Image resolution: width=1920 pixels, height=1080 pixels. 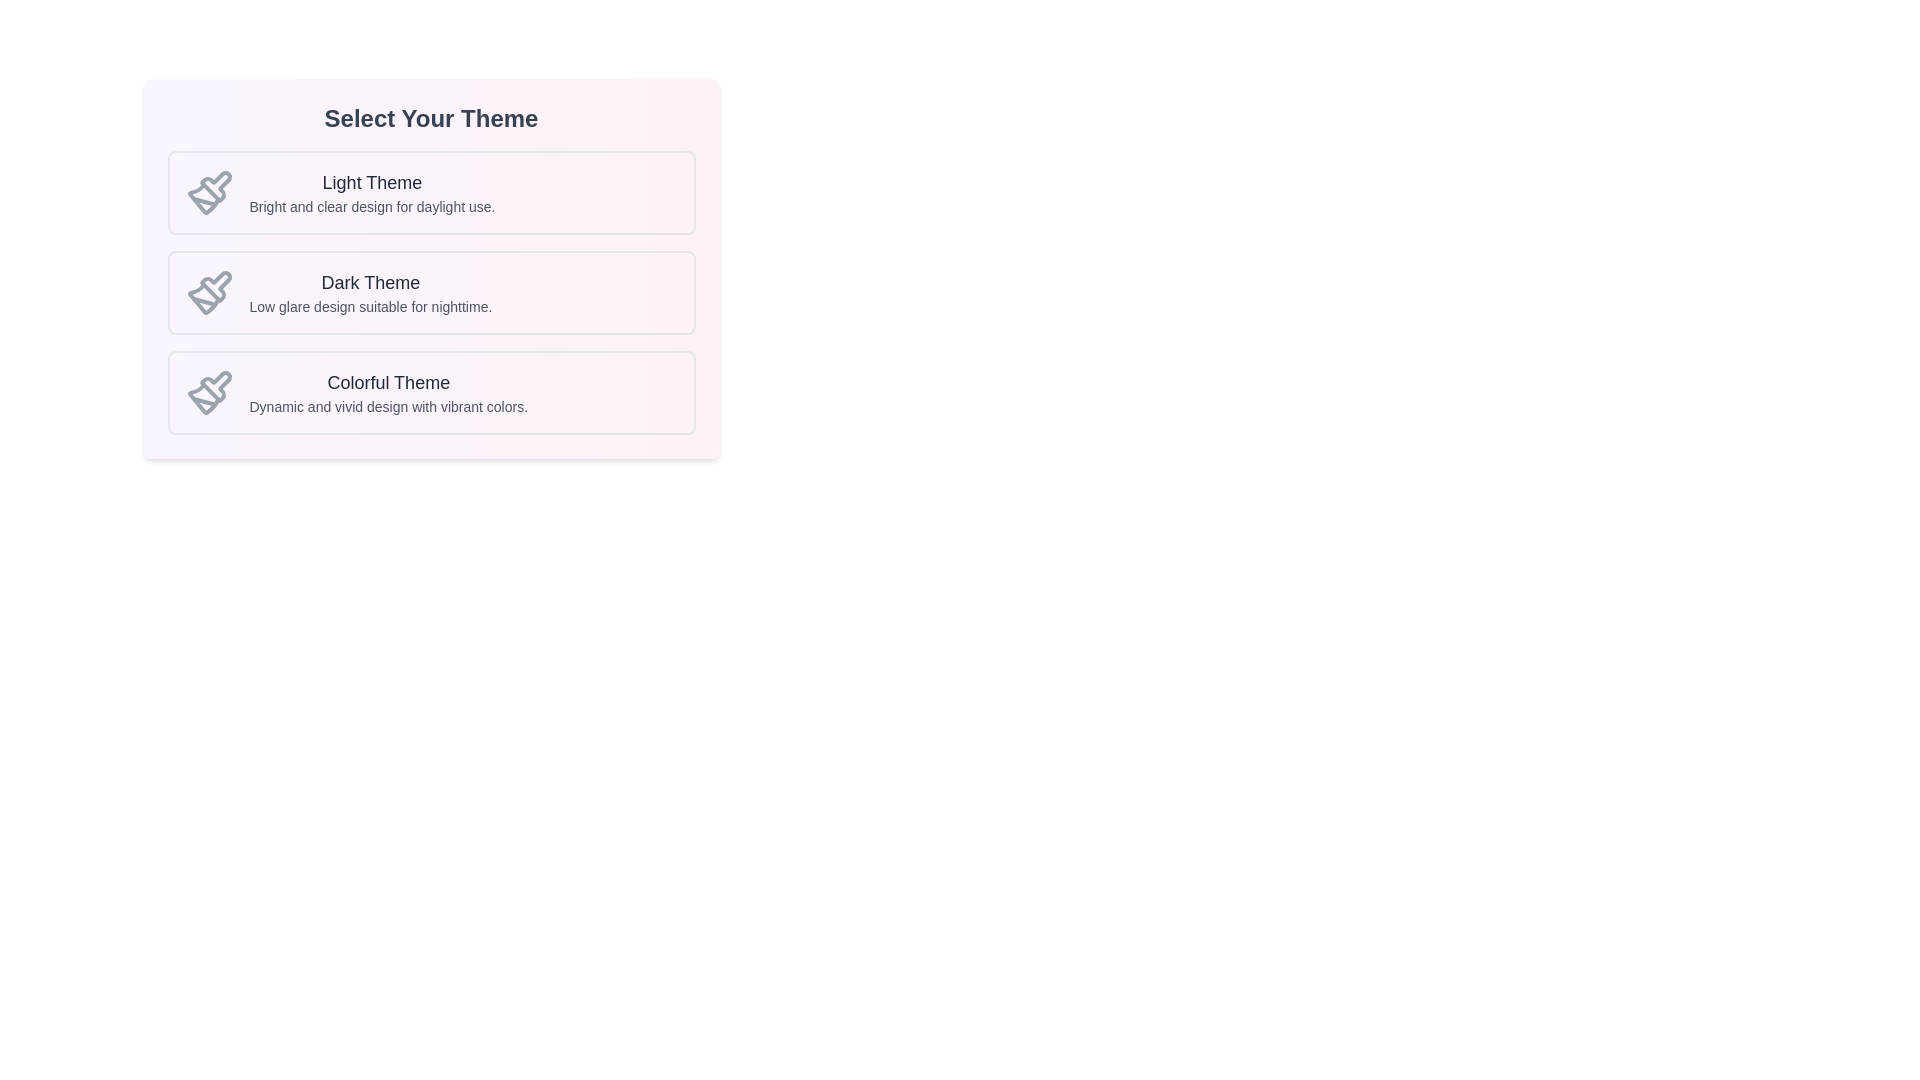 I want to click on the second button in the vertical list under the 'Select Your Theme' header, so click(x=430, y=293).